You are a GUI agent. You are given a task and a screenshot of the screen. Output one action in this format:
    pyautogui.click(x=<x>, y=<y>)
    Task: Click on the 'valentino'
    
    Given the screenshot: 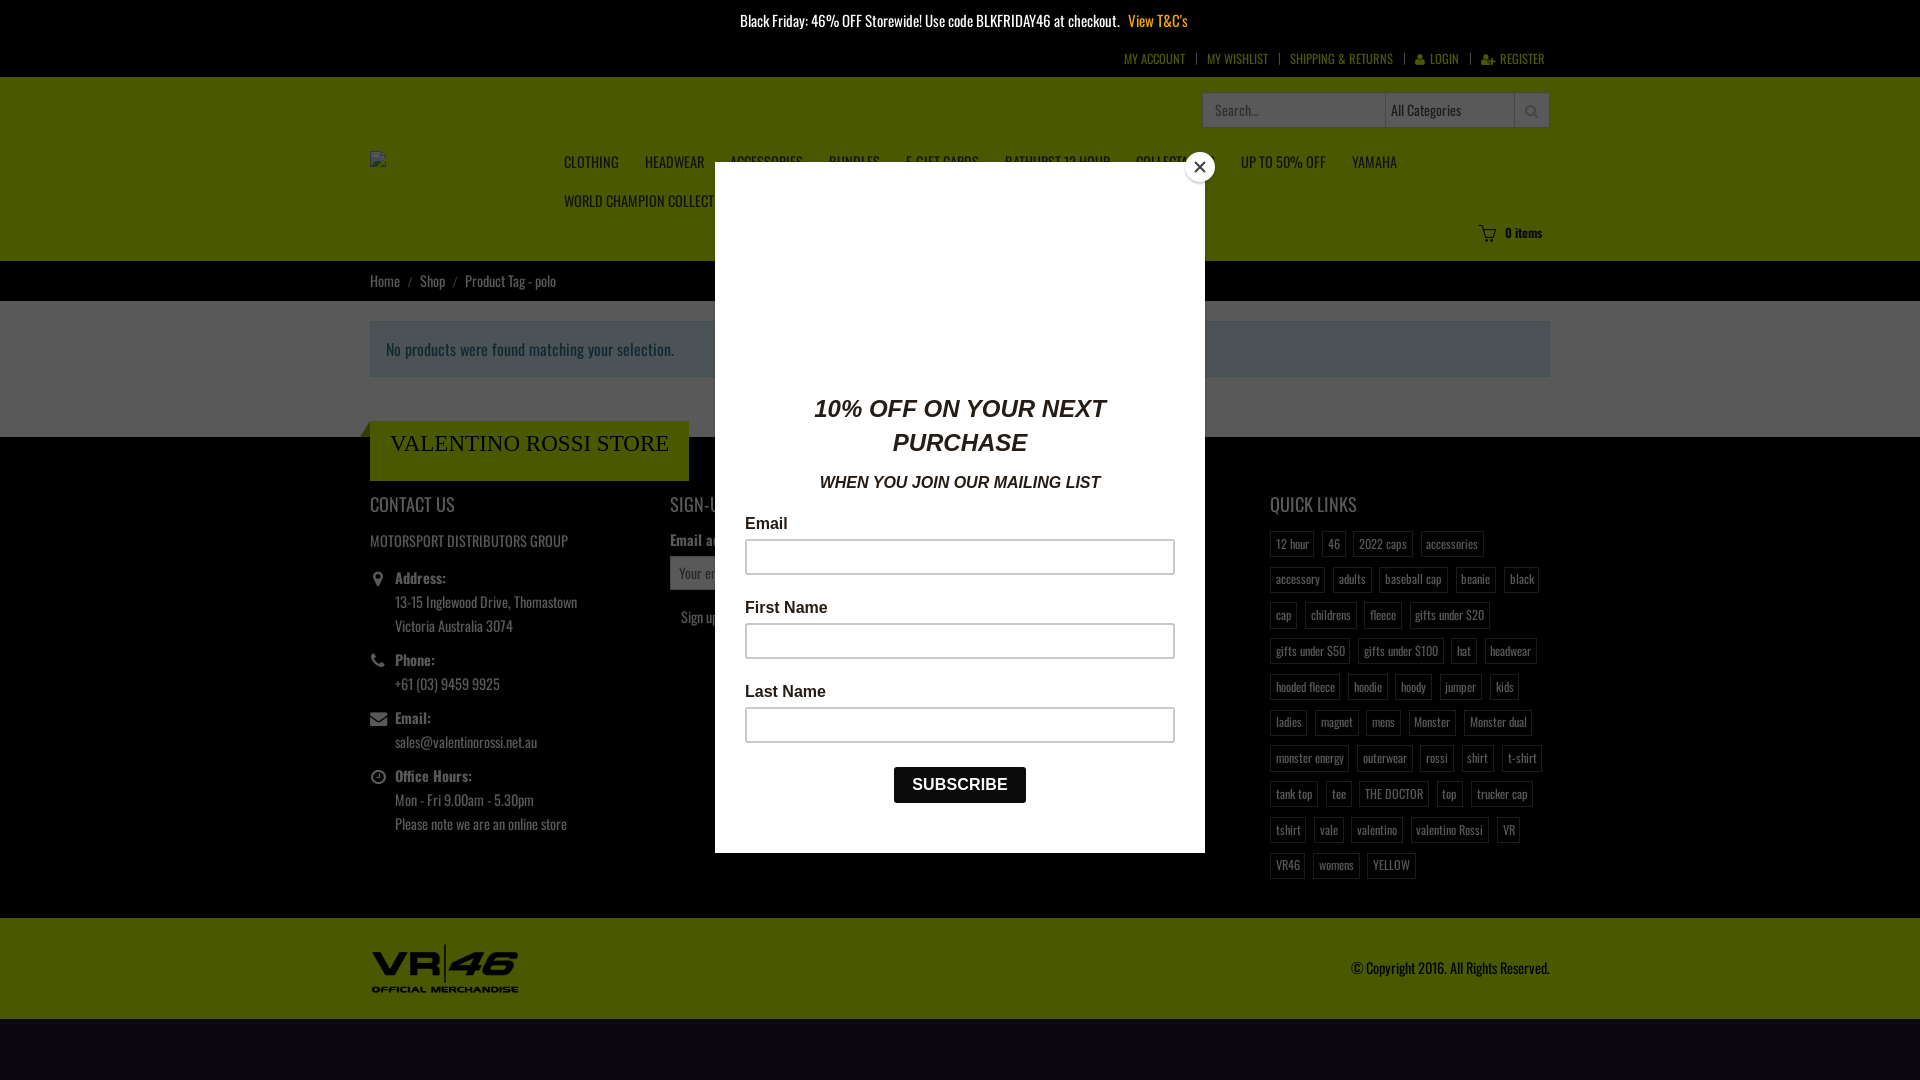 What is the action you would take?
    pyautogui.click(x=1375, y=829)
    